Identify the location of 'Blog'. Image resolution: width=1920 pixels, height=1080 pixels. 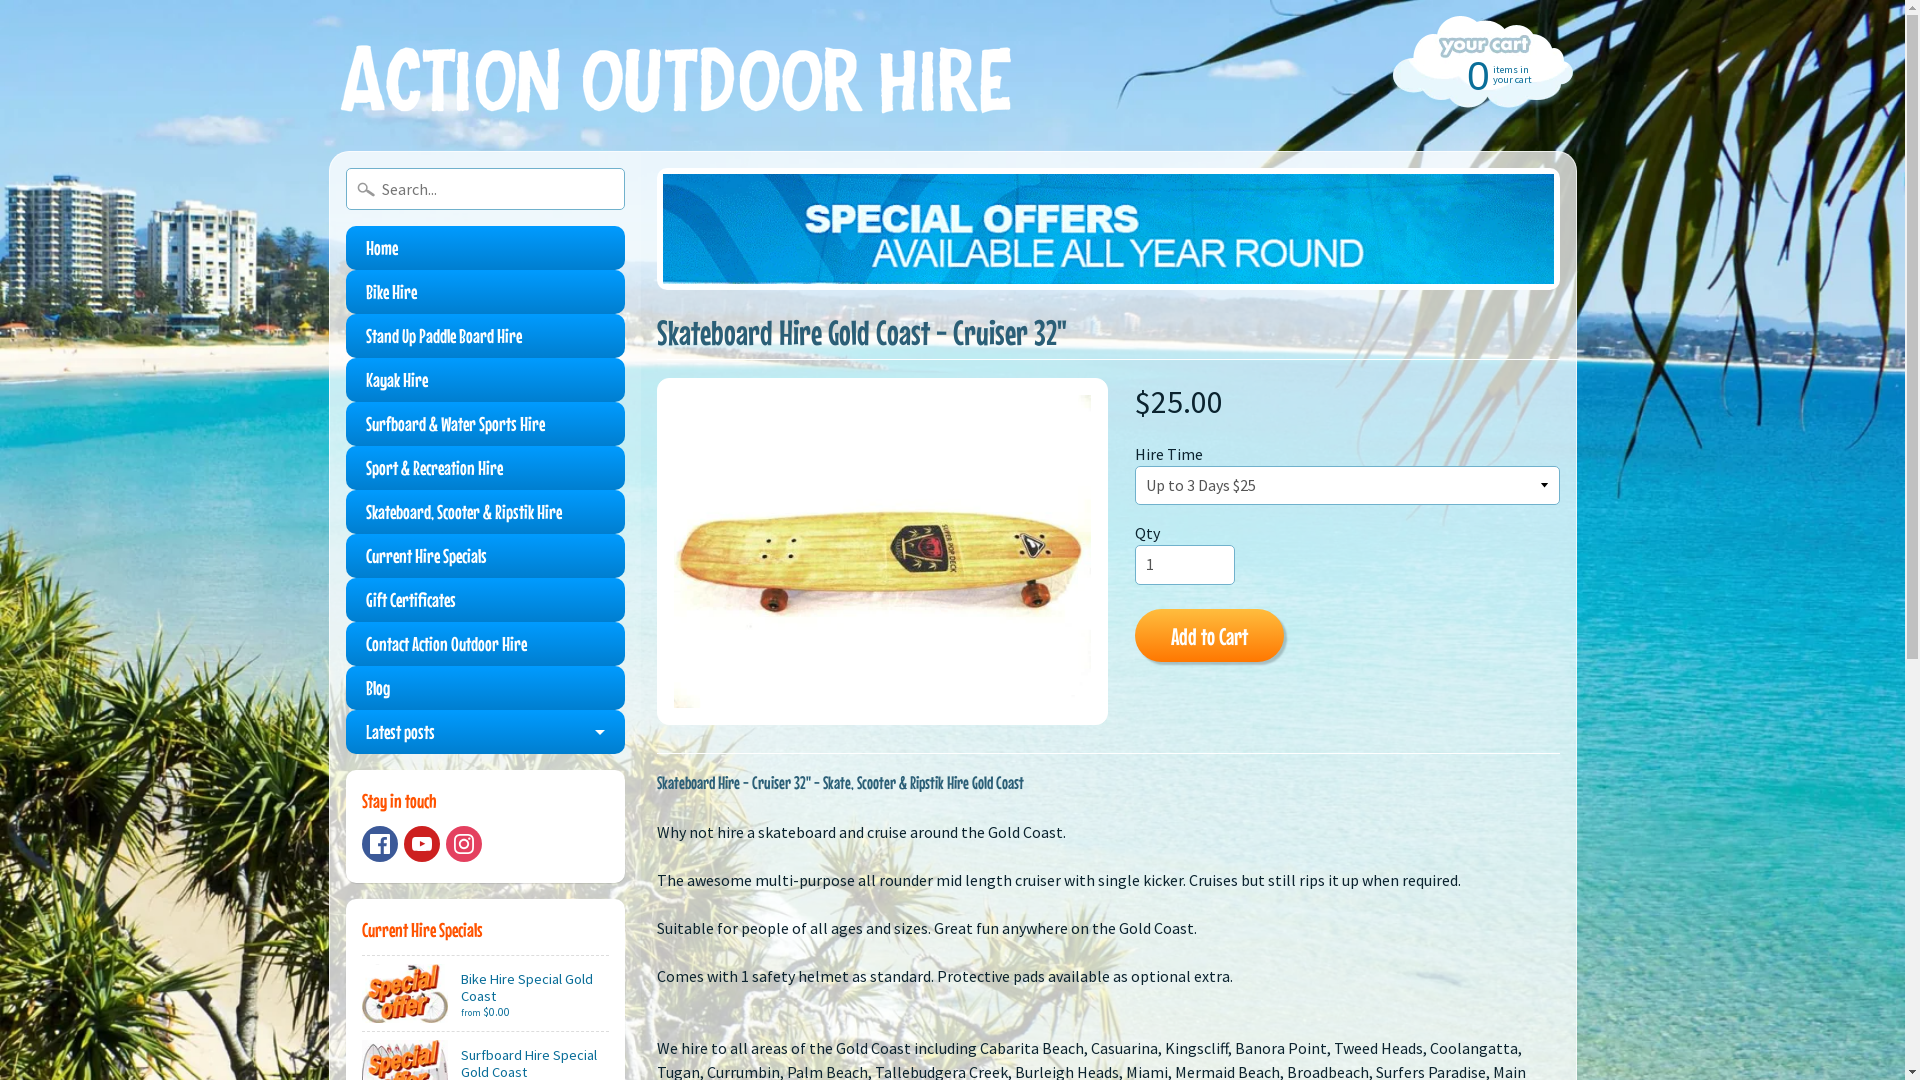
(485, 686).